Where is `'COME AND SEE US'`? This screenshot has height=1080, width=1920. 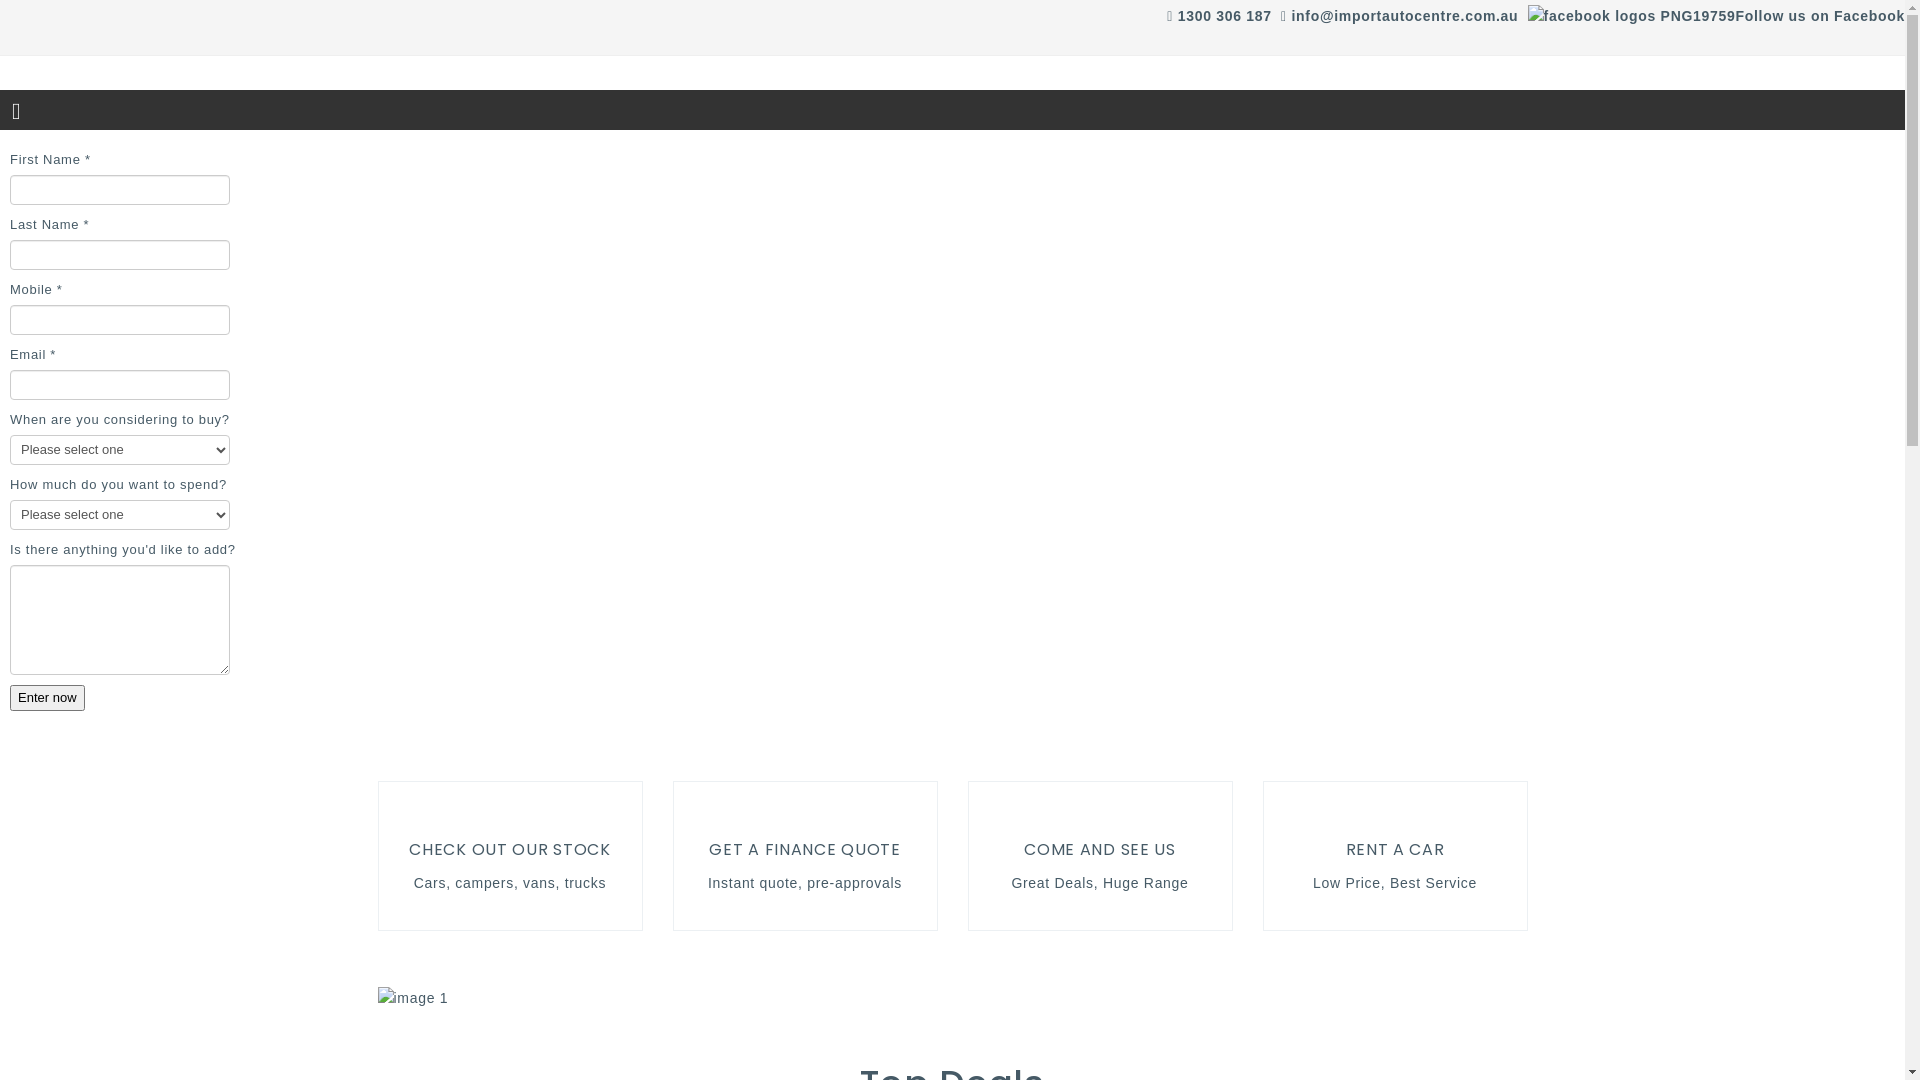 'COME AND SEE US' is located at coordinates (1023, 849).